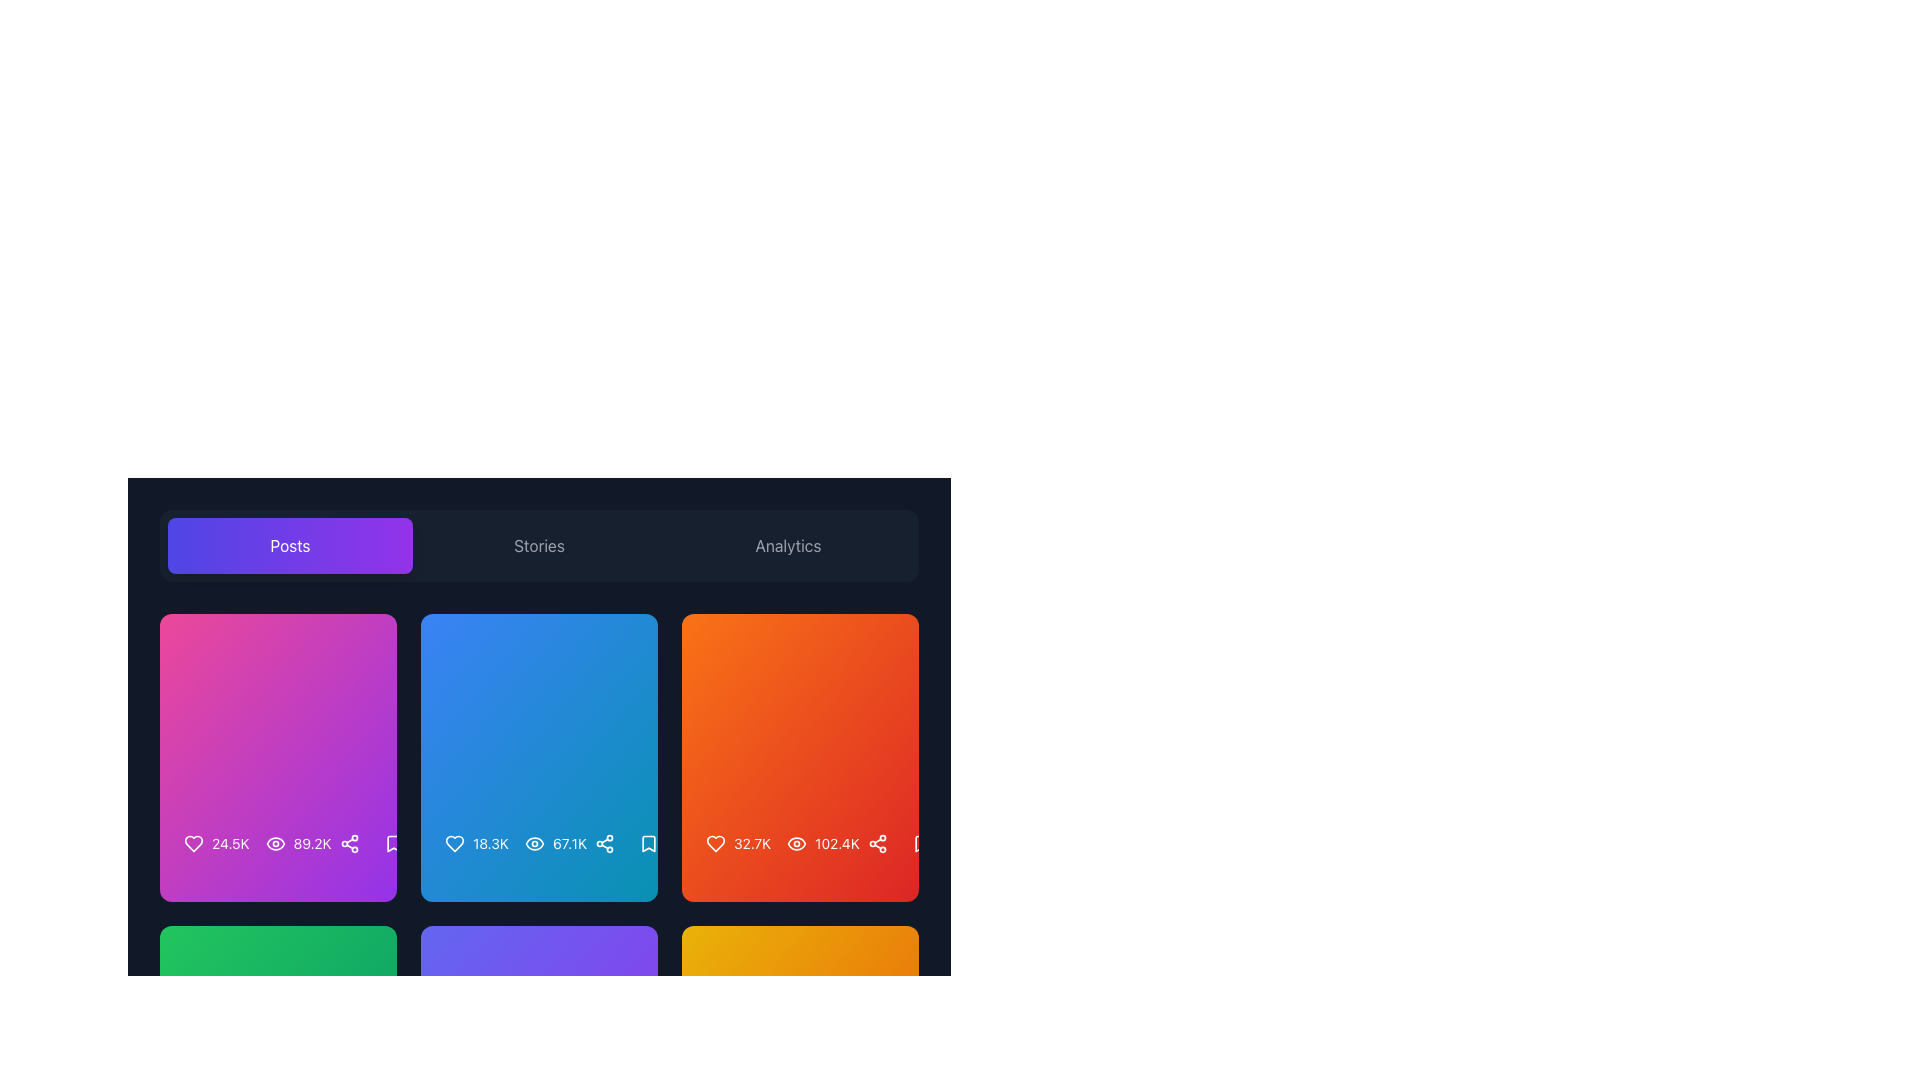  I want to click on the bookmark icon located at the bottom-right corner of the blue card in the second column of the grid layout, so click(648, 844).